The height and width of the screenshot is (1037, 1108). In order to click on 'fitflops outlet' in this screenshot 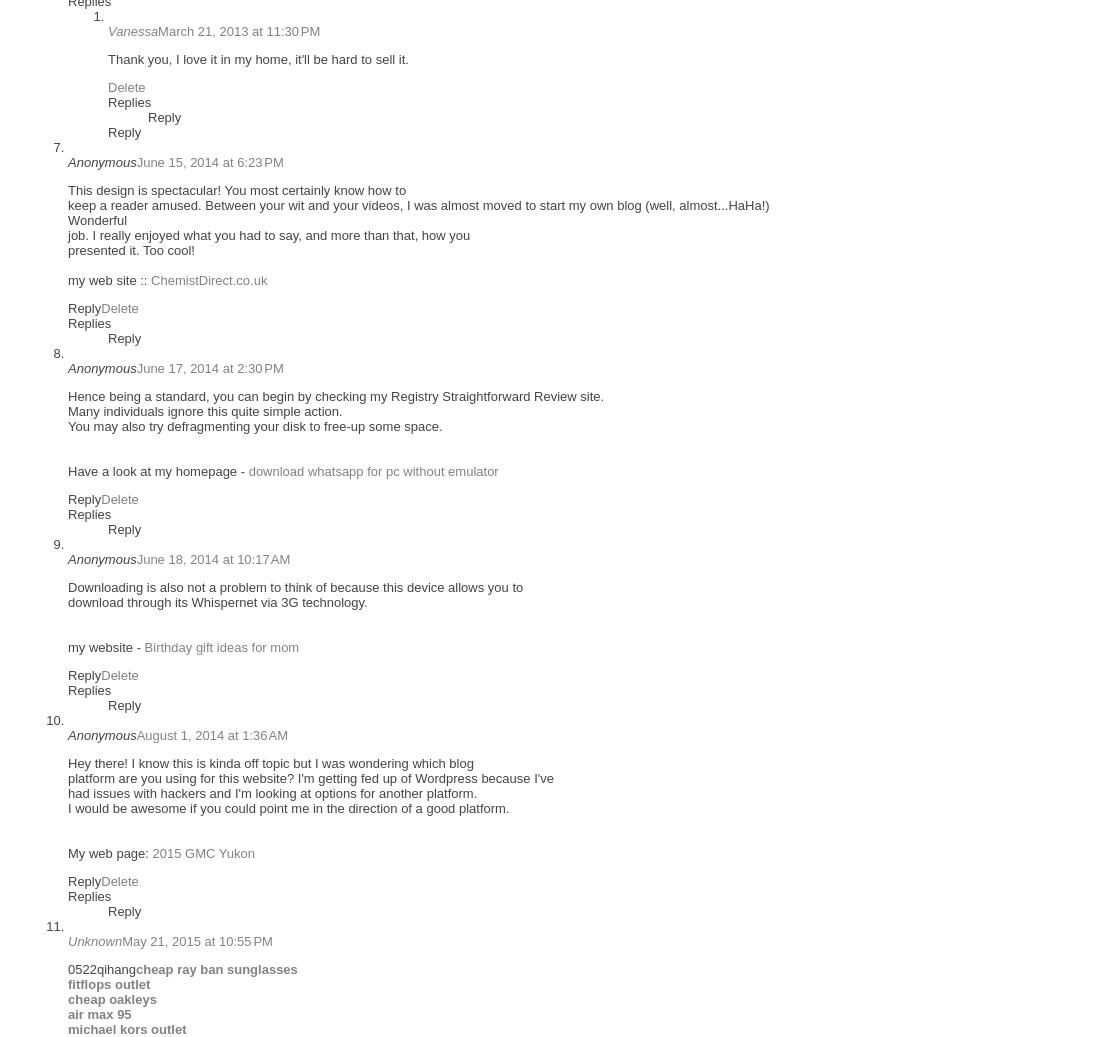, I will do `click(109, 984)`.